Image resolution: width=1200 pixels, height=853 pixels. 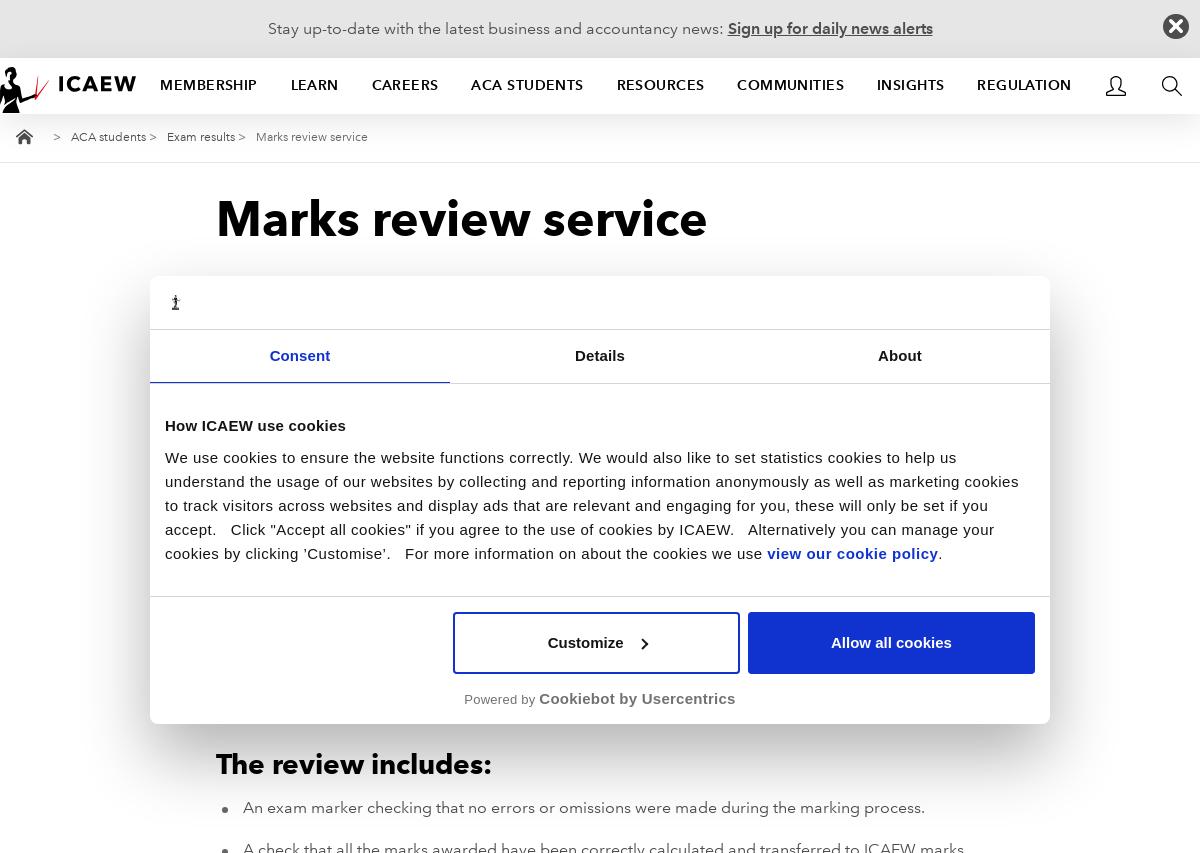 What do you see at coordinates (590, 504) in the screenshot?
I see `'We use cookies to ensure the website functions correctly. We would also like to set statistics cookies to help us understand the usage of our websites by collecting and reporting information anonymously as well as marketing cookies to track visitors across websites and display ads that are relevant and engaging for you, these will only be set if you accept.   Click "Accept all cookies" if you agree to the use of cookies by ICAEW.   Alternatively you can manage your cookies by clicking ’Customise’.   For more information on about the cookies we use'` at bounding box center [590, 504].